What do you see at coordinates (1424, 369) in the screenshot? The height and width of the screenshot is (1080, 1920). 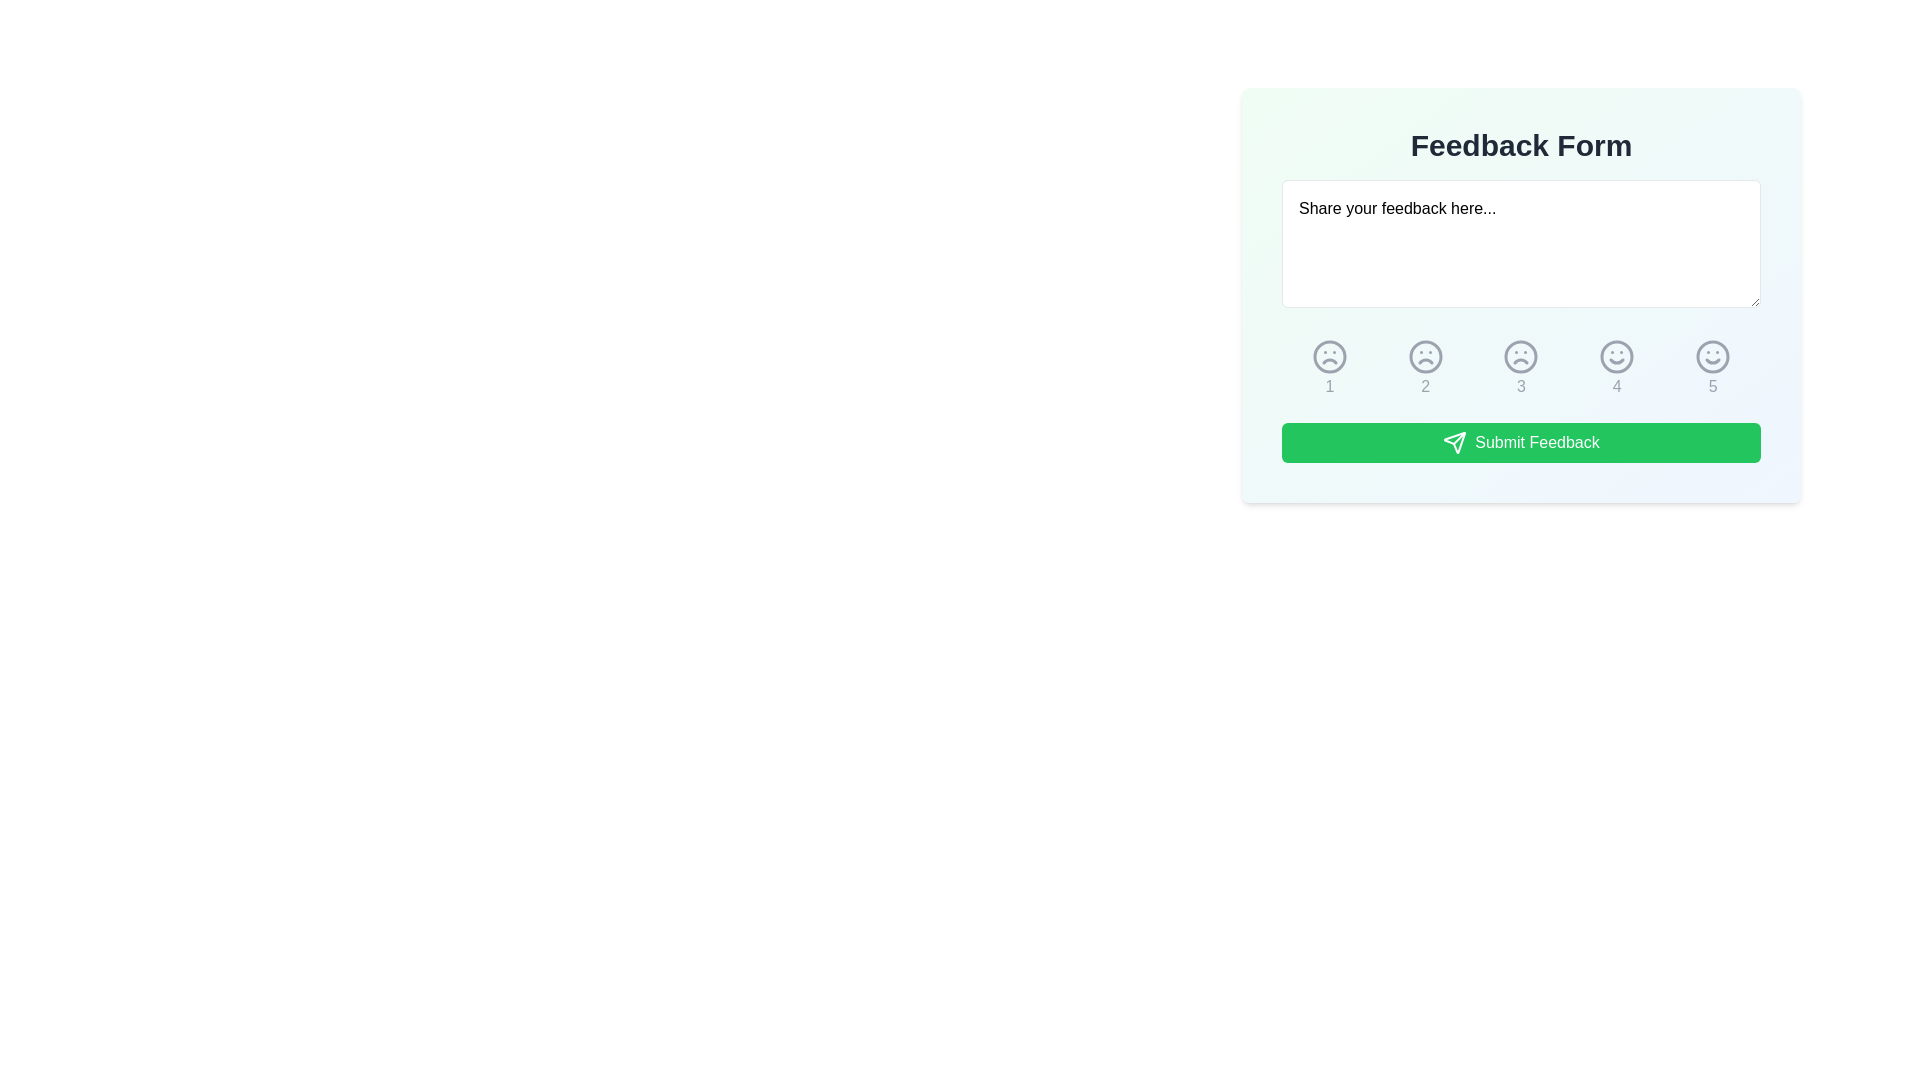 I see `the second clickable rating element, which represents a low-rating option in the feedback mechanism` at bounding box center [1424, 369].